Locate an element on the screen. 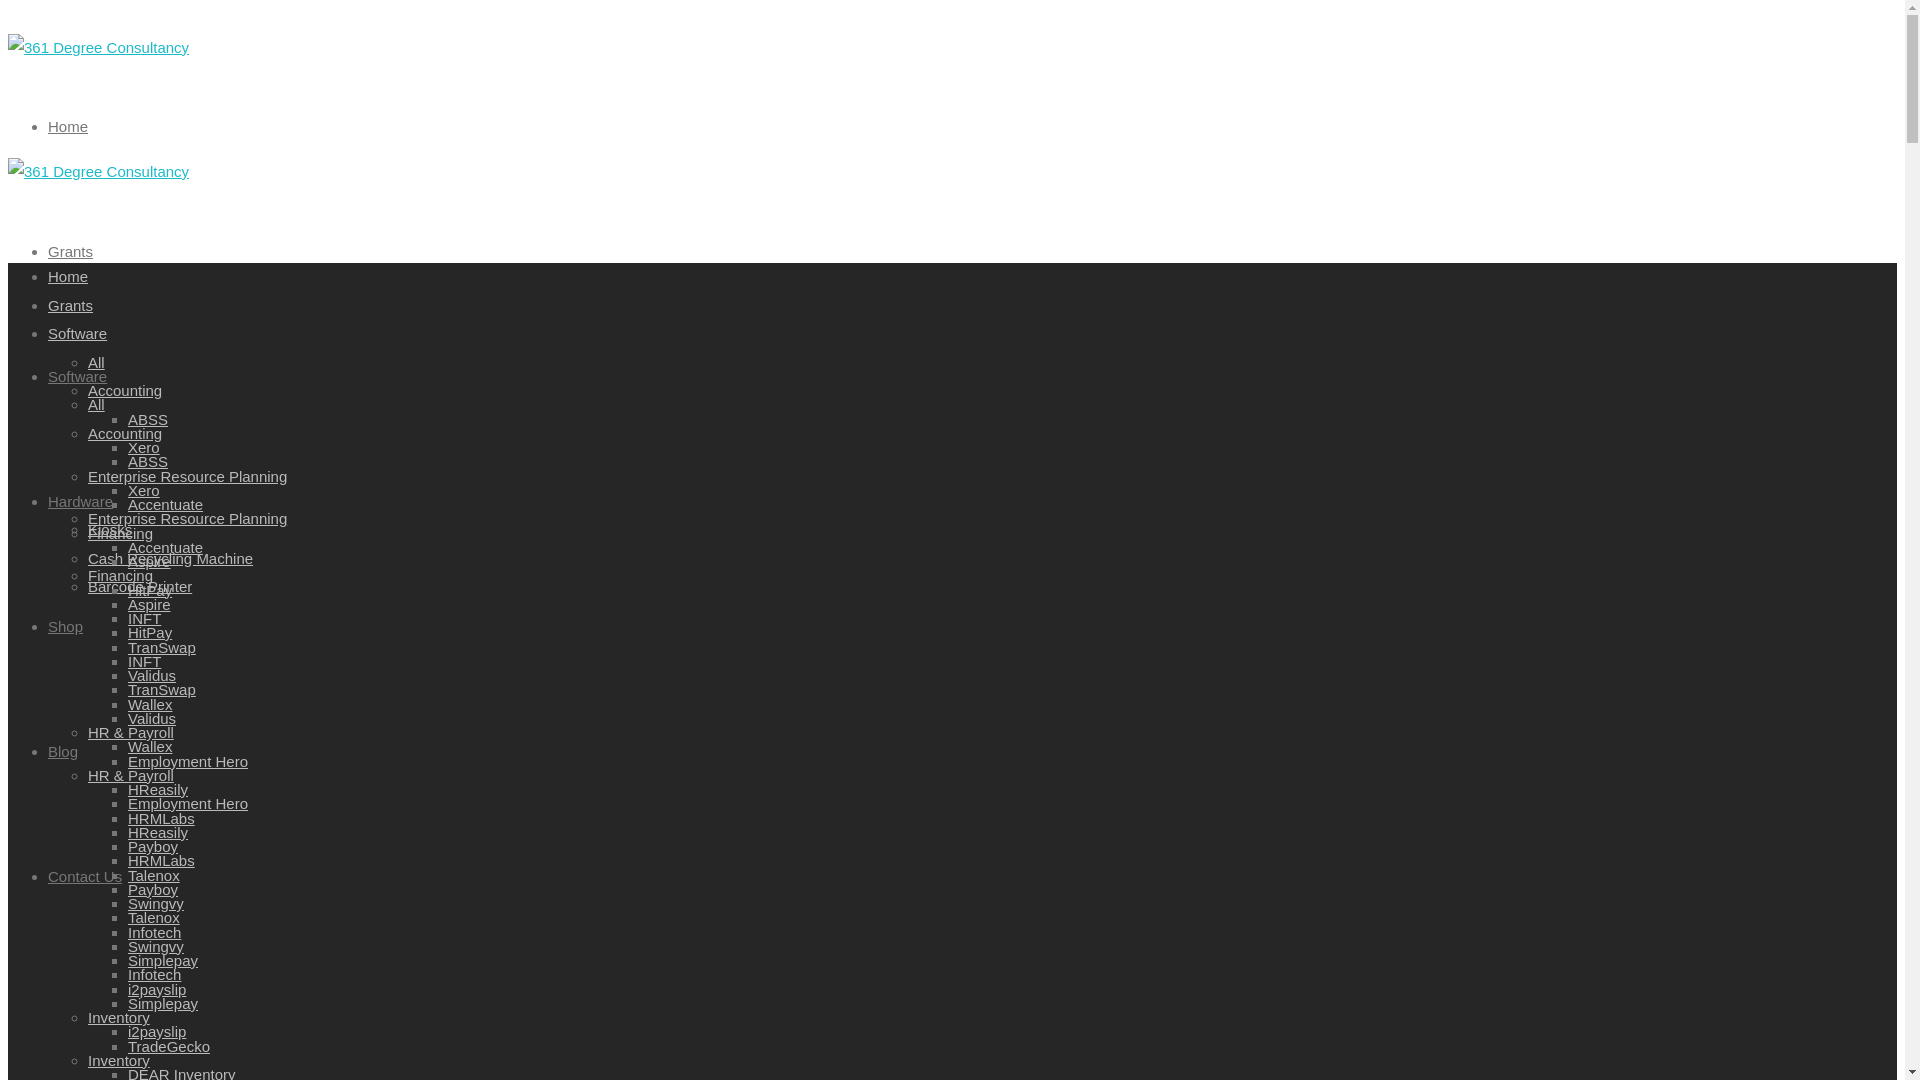 The image size is (1920, 1080). 'HitPay' is located at coordinates (148, 632).